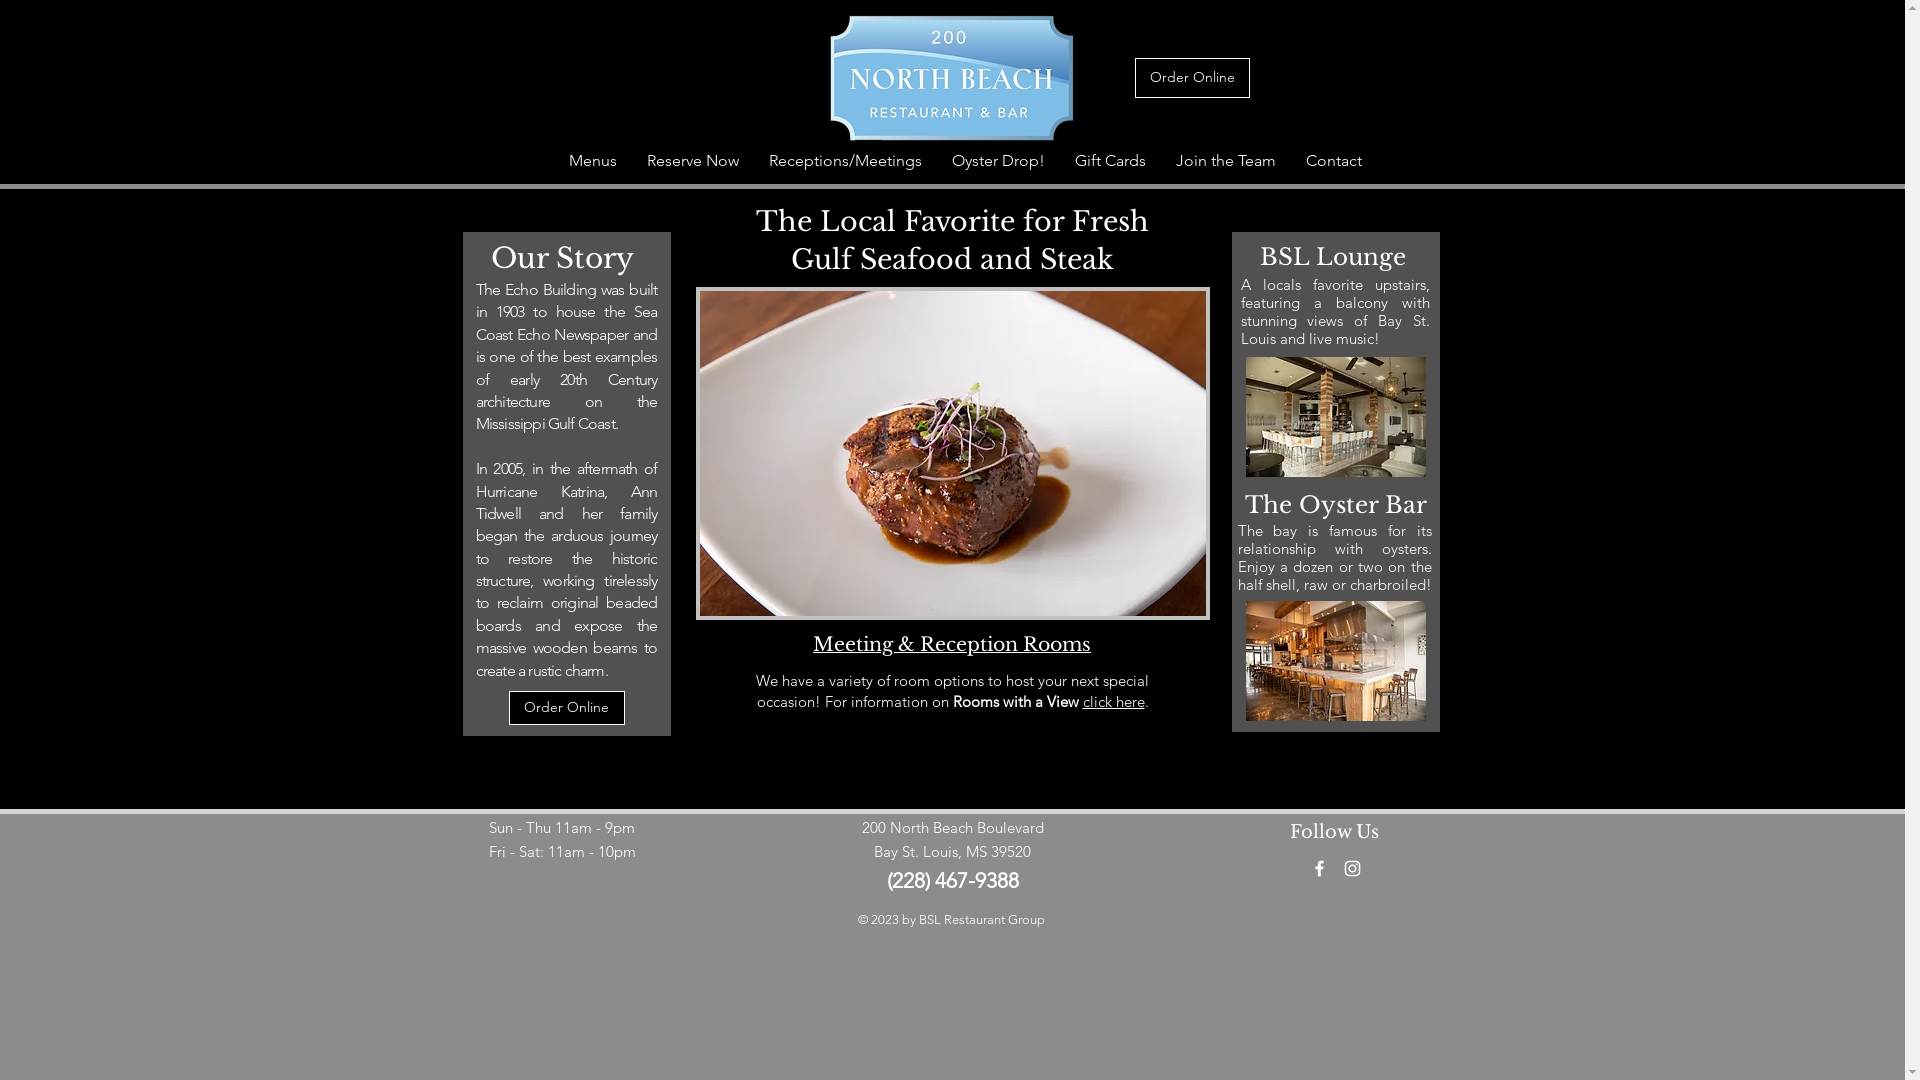 The image size is (1920, 1080). I want to click on 'Oyster Drop!', so click(997, 159).